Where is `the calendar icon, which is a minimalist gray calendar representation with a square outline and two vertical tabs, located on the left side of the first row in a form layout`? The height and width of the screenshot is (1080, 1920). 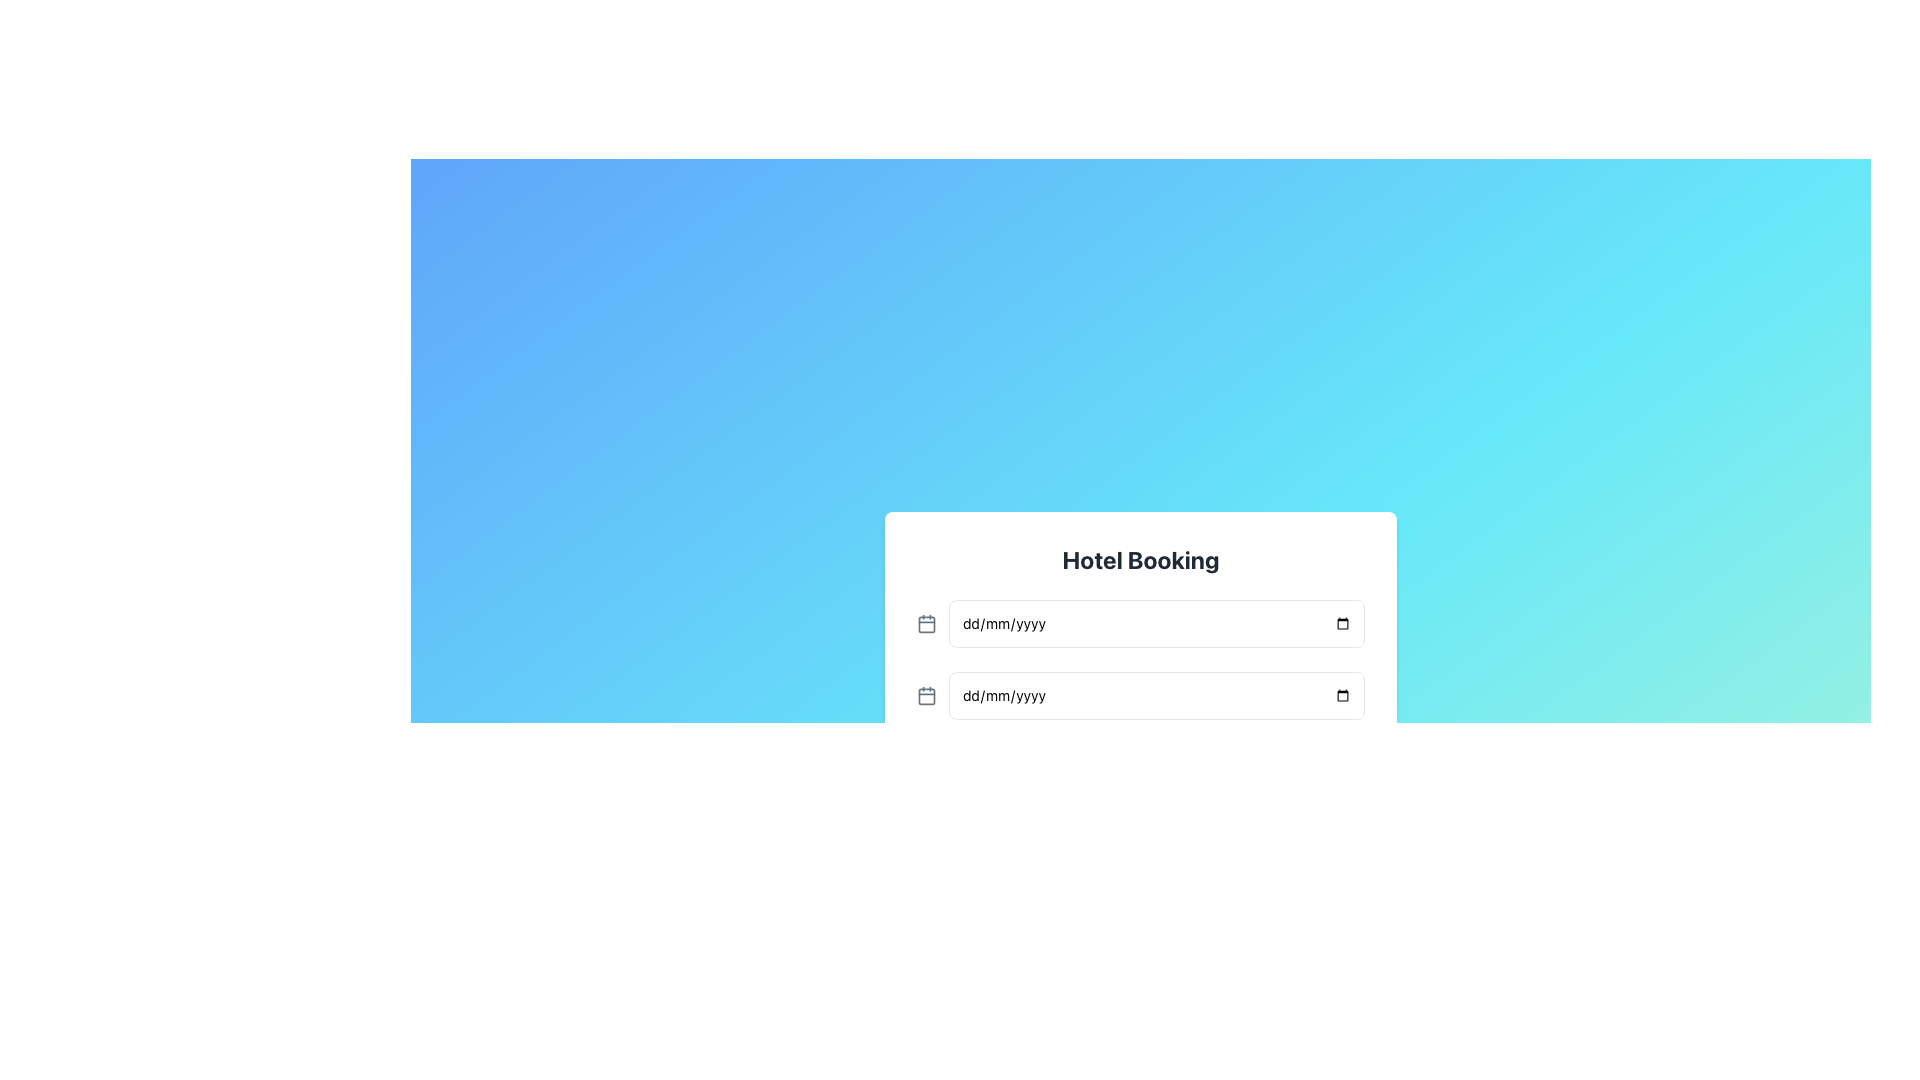
the calendar icon, which is a minimalist gray calendar representation with a square outline and two vertical tabs, located on the left side of the first row in a form layout is located at coordinates (925, 623).